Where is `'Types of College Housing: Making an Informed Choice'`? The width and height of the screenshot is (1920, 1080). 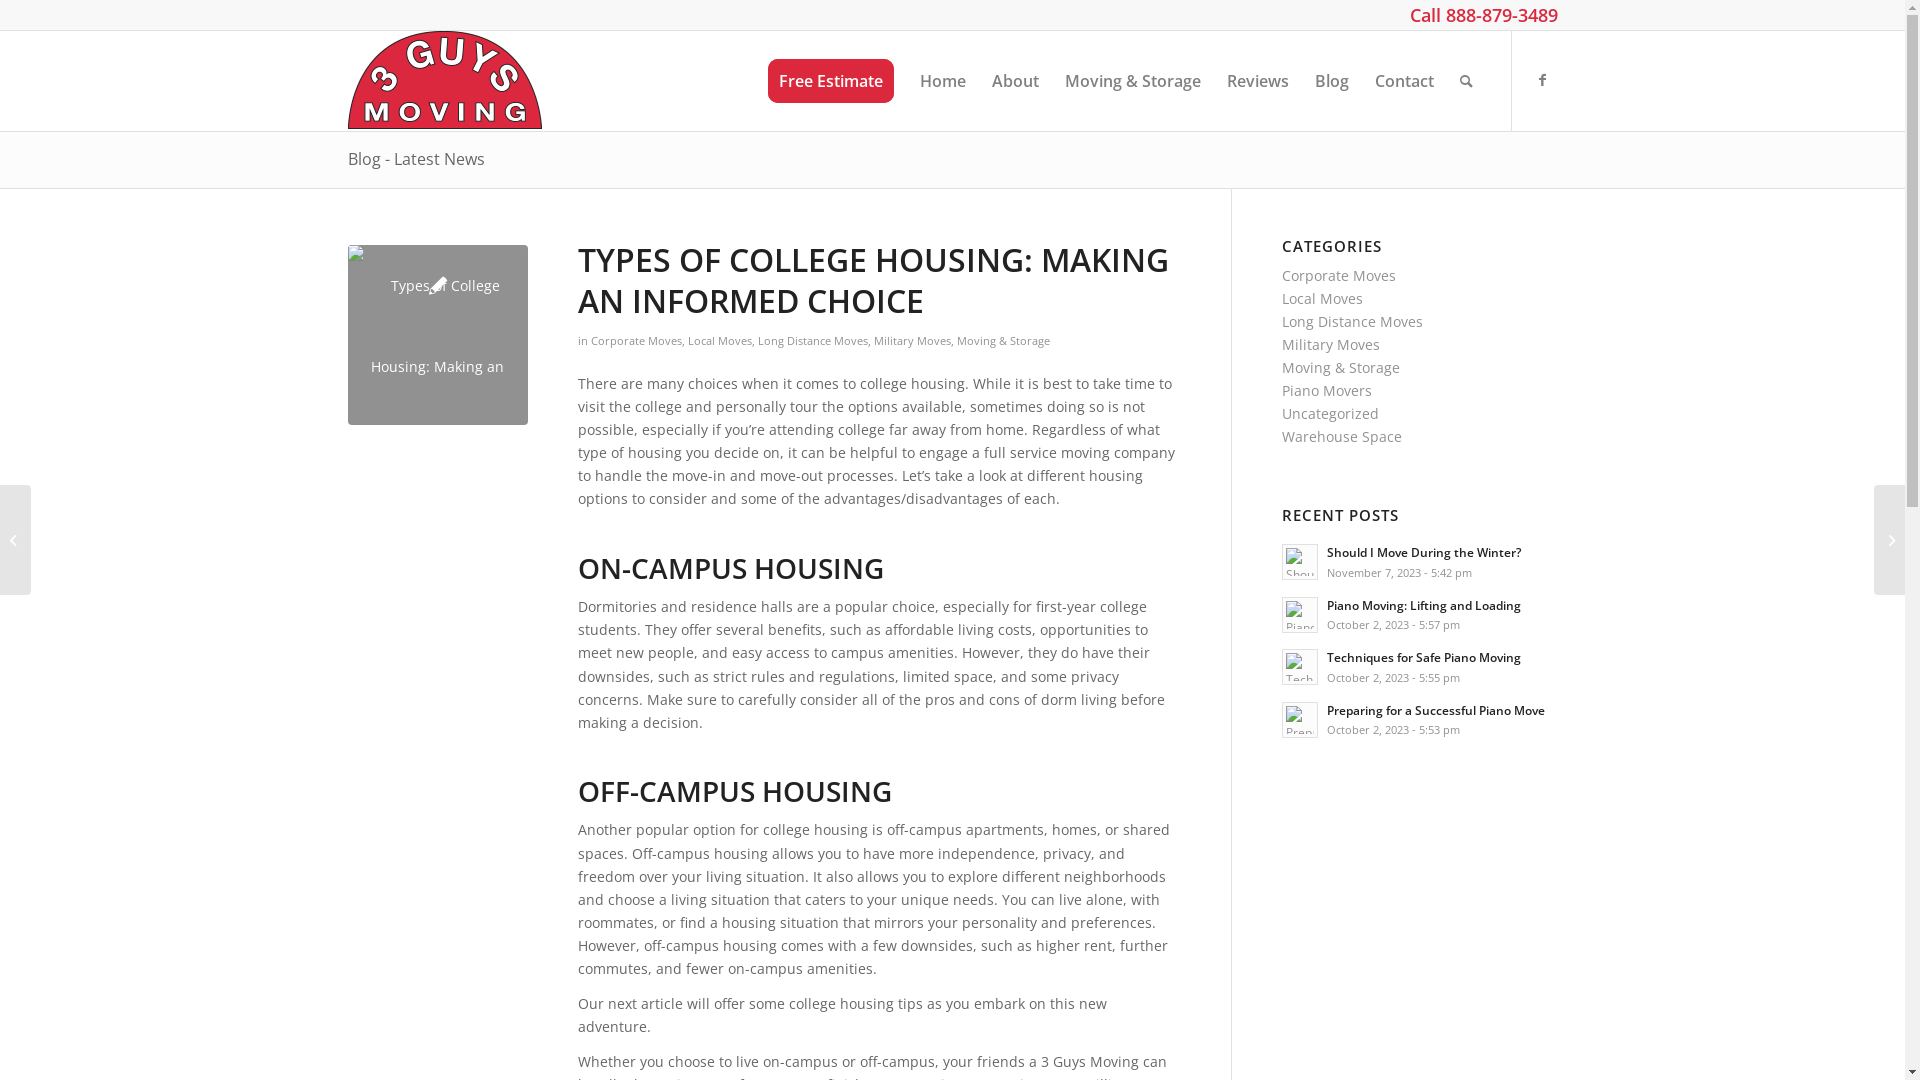
'Types of College Housing: Making an Informed Choice' is located at coordinates (436, 334).